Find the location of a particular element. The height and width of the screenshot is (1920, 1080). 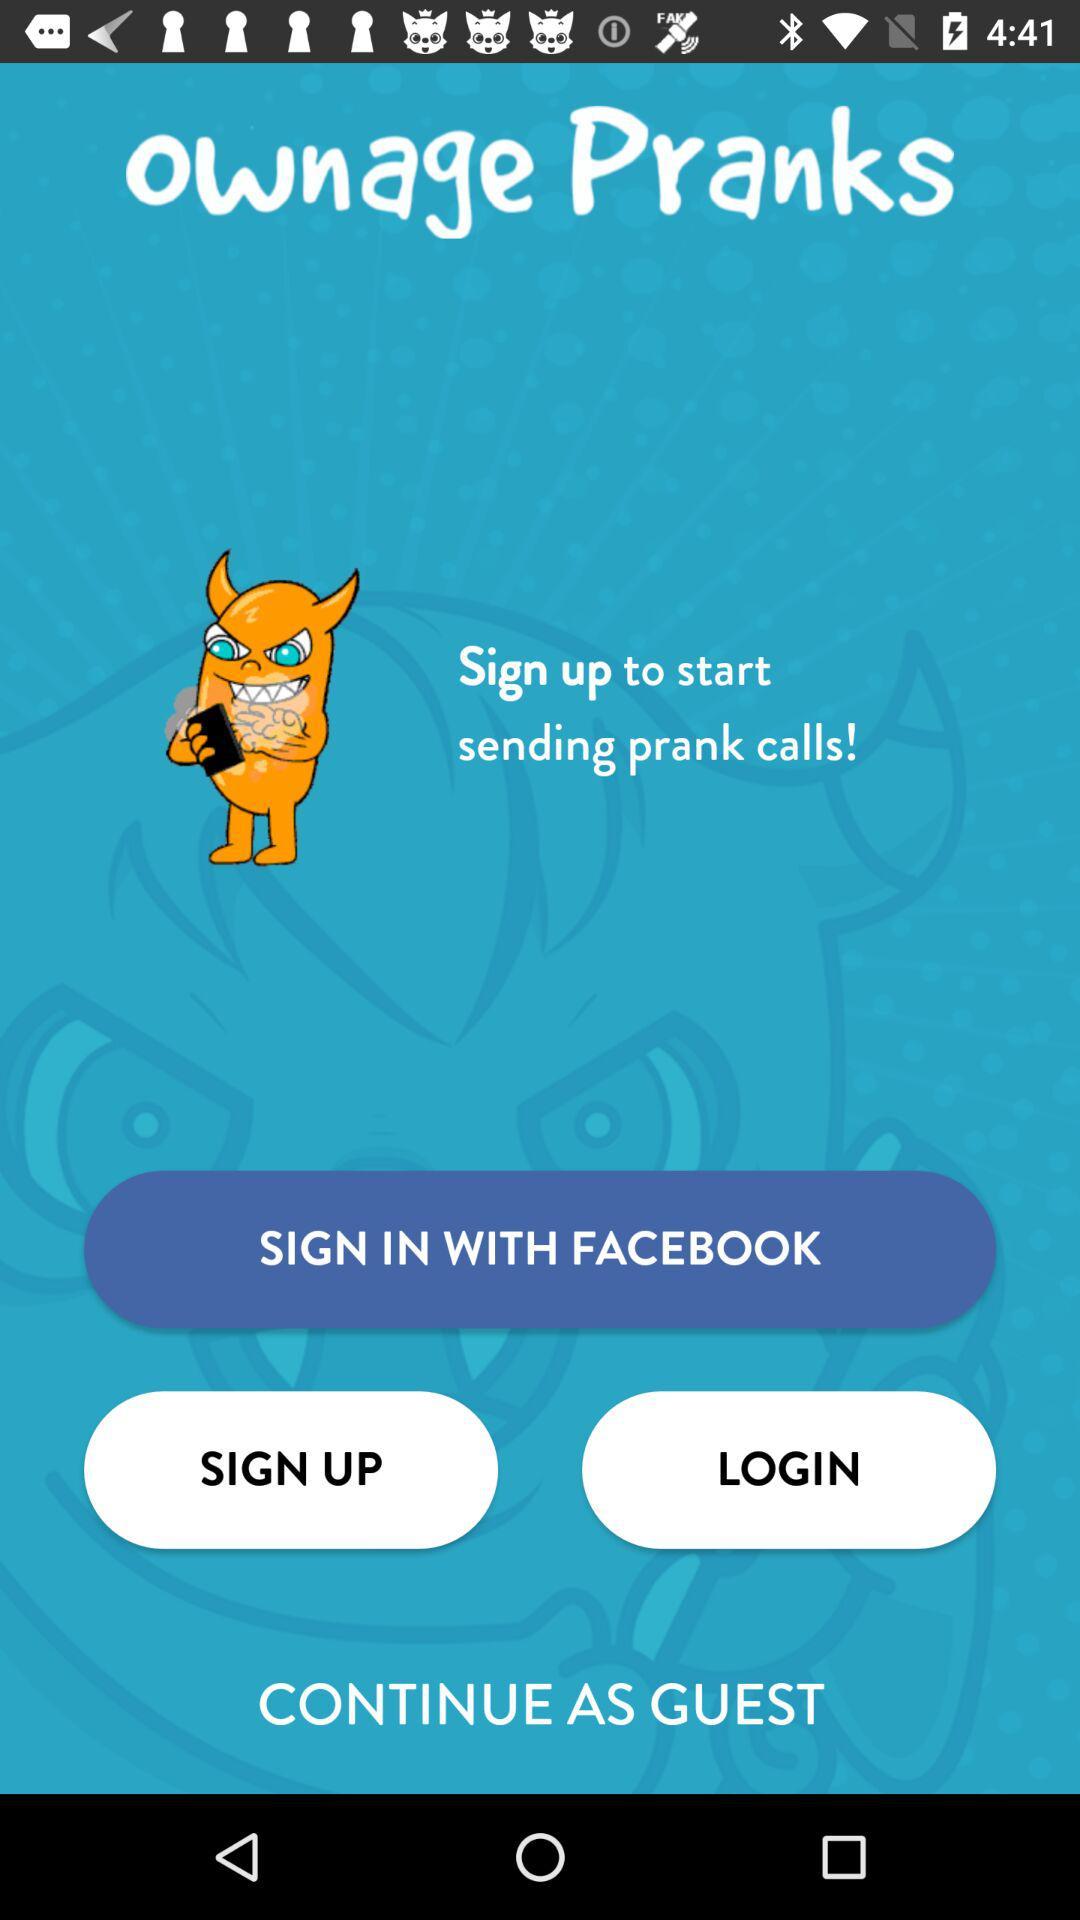

item at the bottom right corner is located at coordinates (788, 1469).